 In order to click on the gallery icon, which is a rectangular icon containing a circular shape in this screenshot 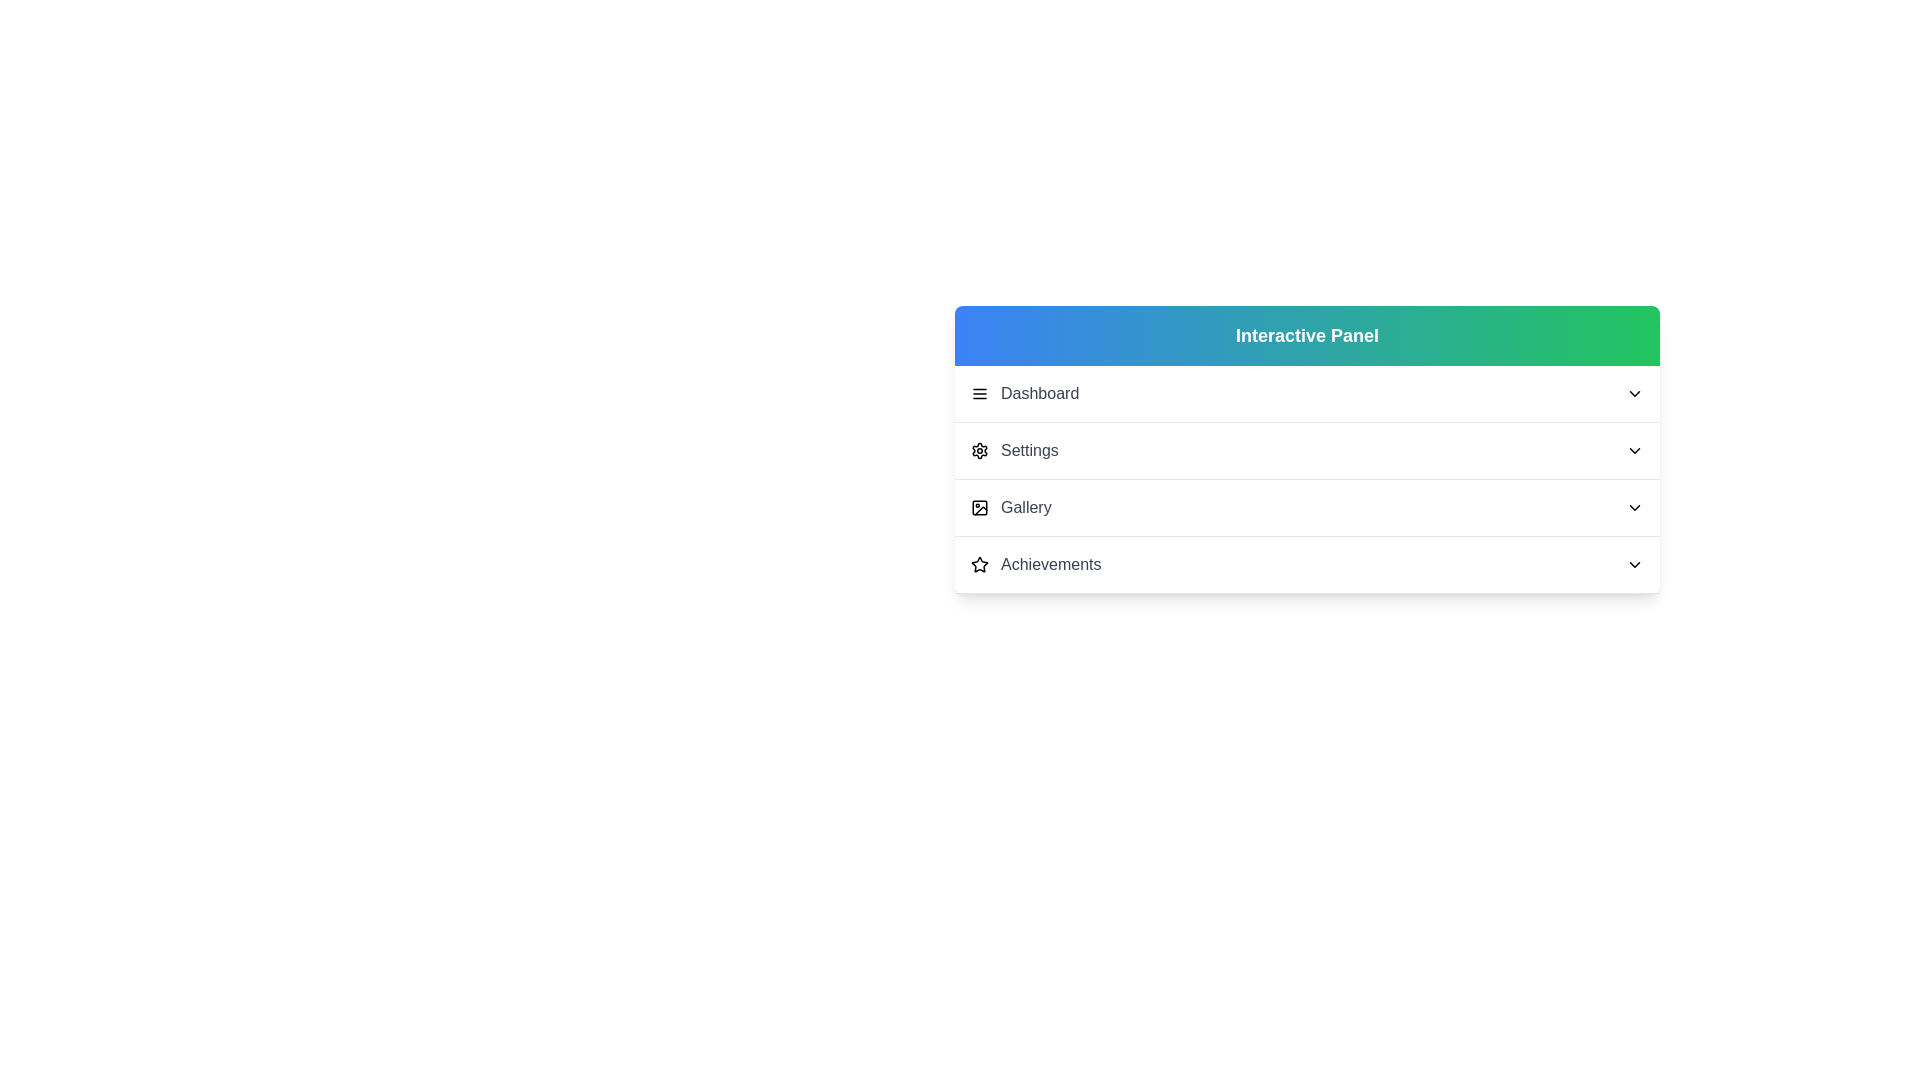, I will do `click(979, 507)`.